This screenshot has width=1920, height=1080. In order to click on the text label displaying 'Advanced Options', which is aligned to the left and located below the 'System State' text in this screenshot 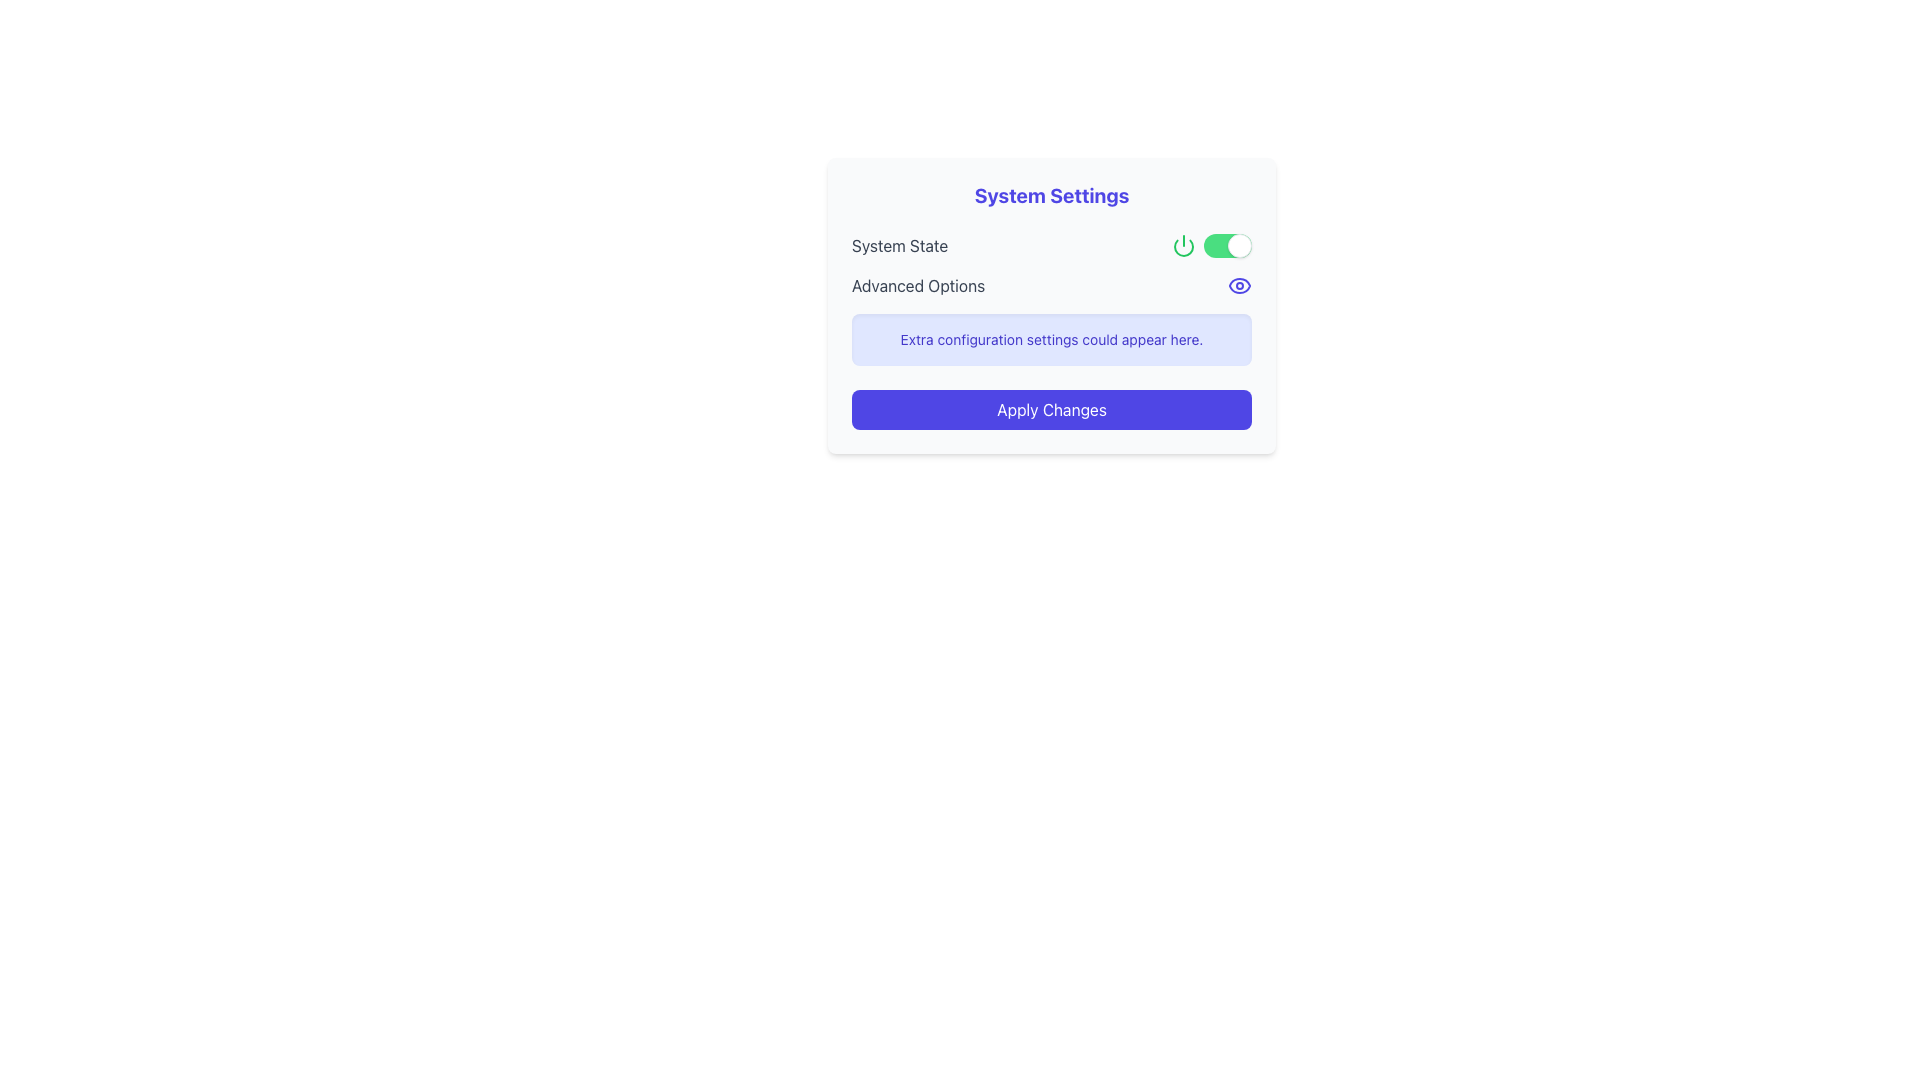, I will do `click(917, 285)`.